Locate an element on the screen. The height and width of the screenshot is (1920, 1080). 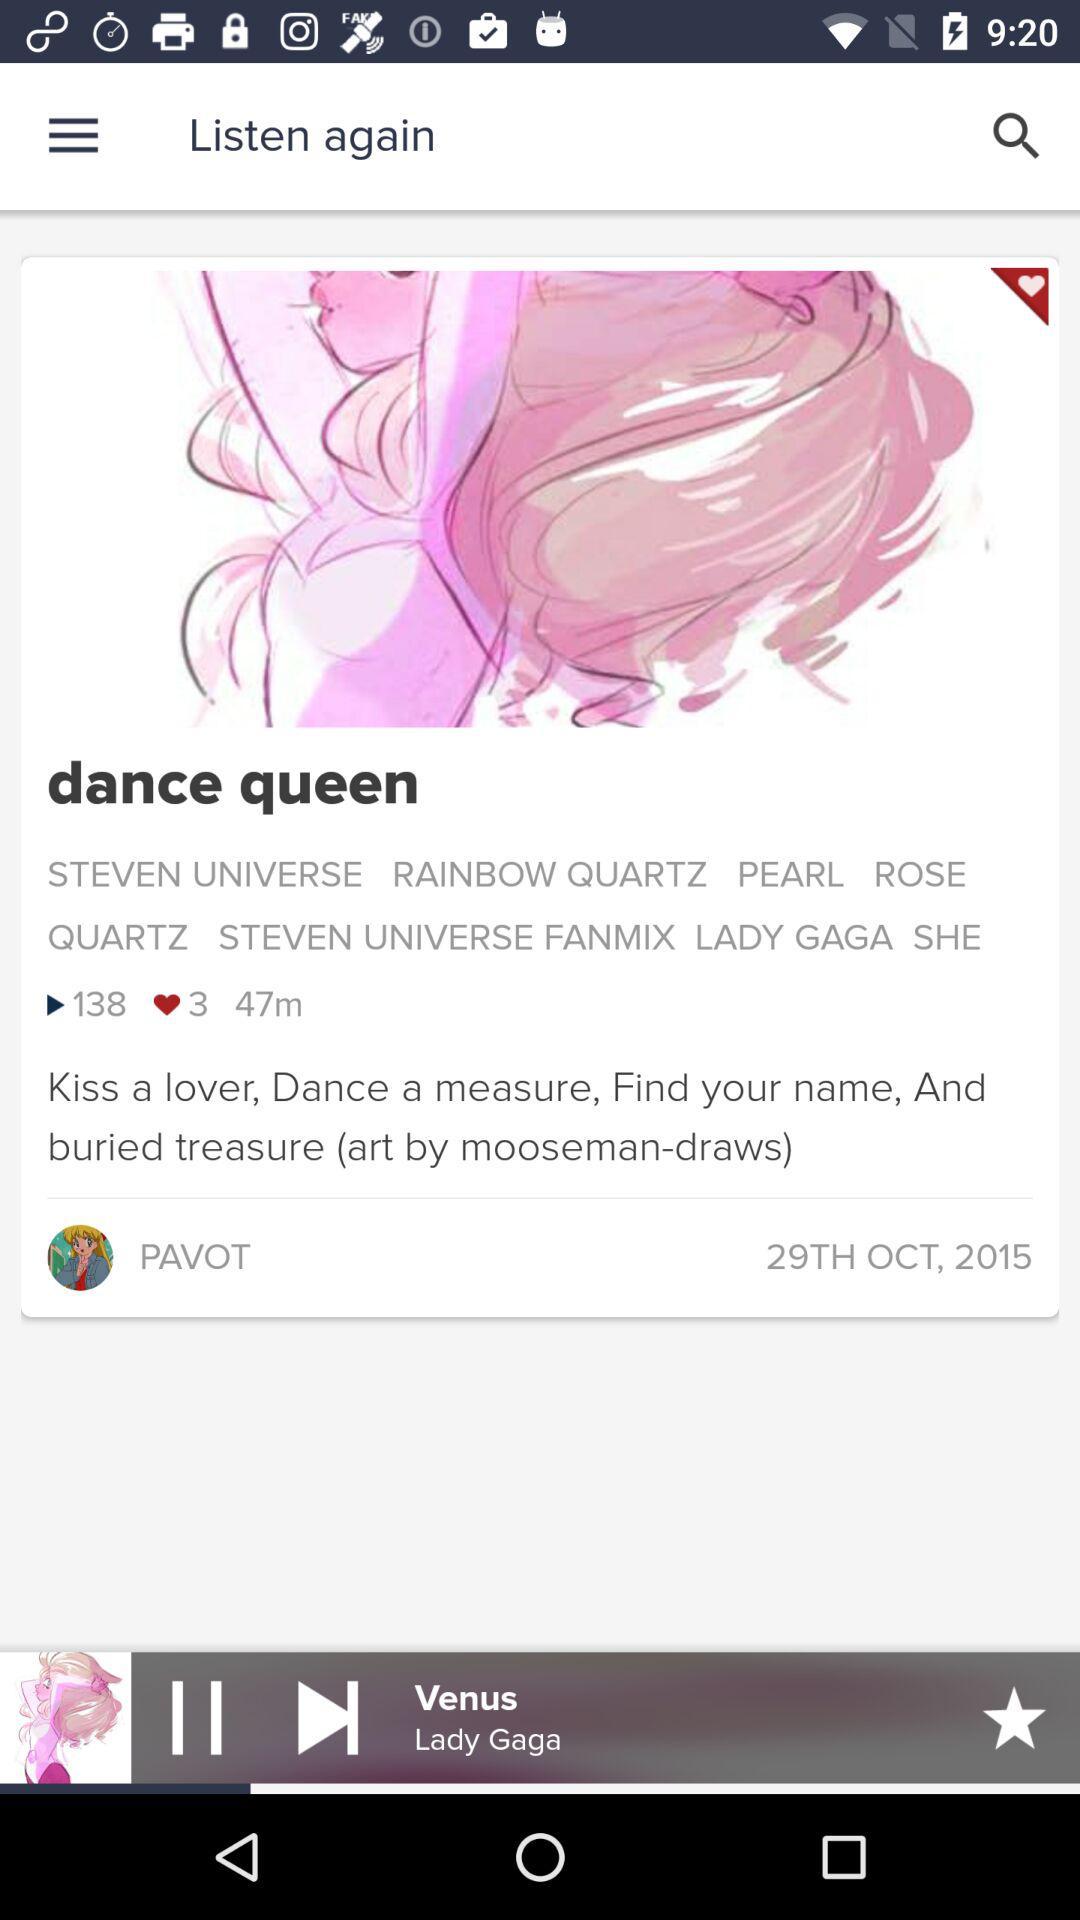
the pause icon is located at coordinates (196, 1716).